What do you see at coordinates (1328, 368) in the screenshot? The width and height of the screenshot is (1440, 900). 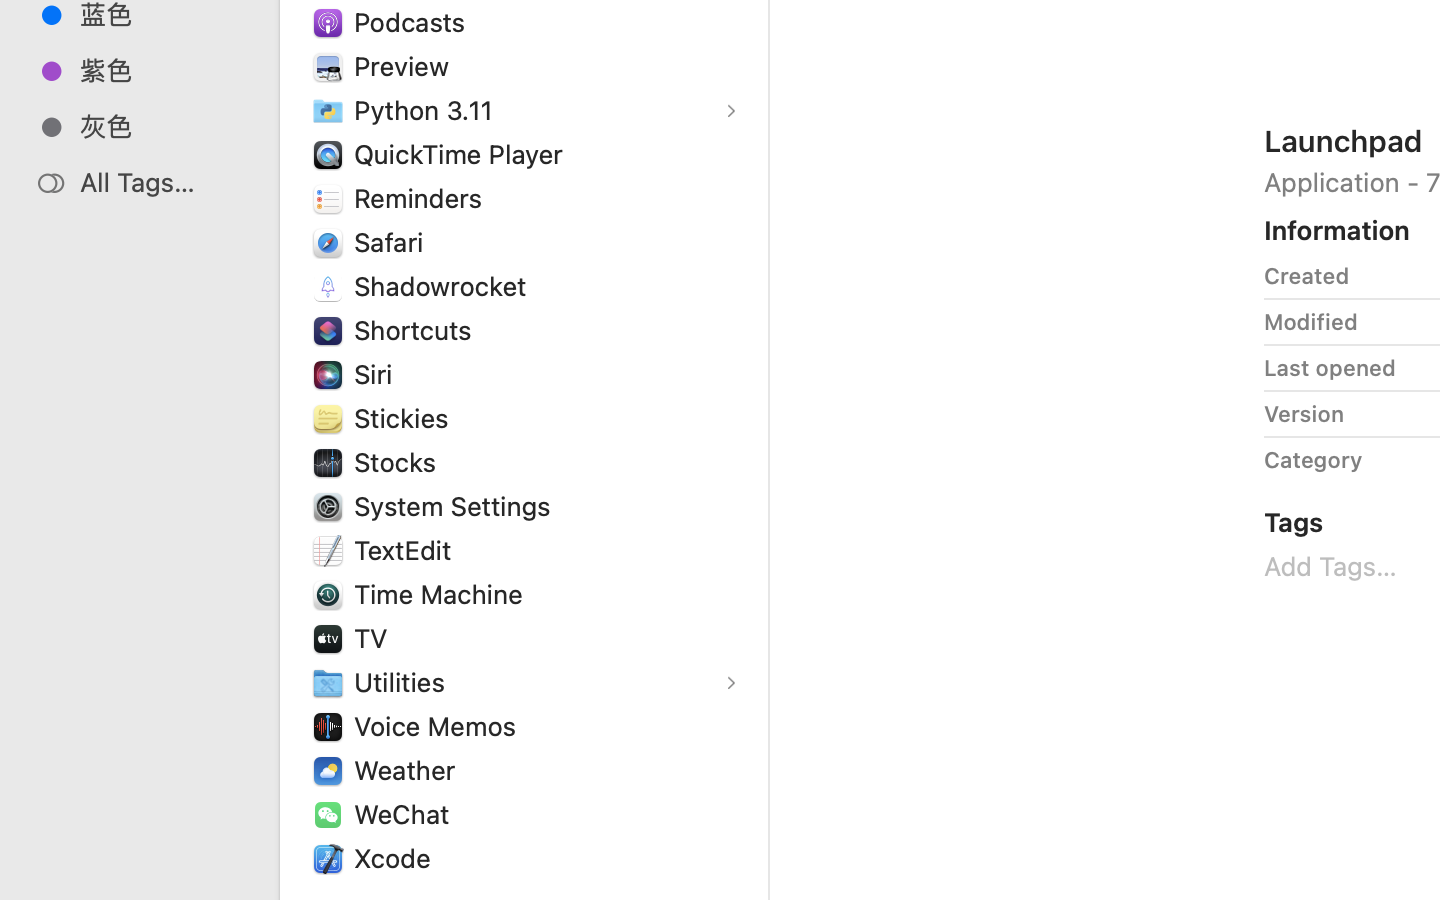 I see `'Last opened'` at bounding box center [1328, 368].